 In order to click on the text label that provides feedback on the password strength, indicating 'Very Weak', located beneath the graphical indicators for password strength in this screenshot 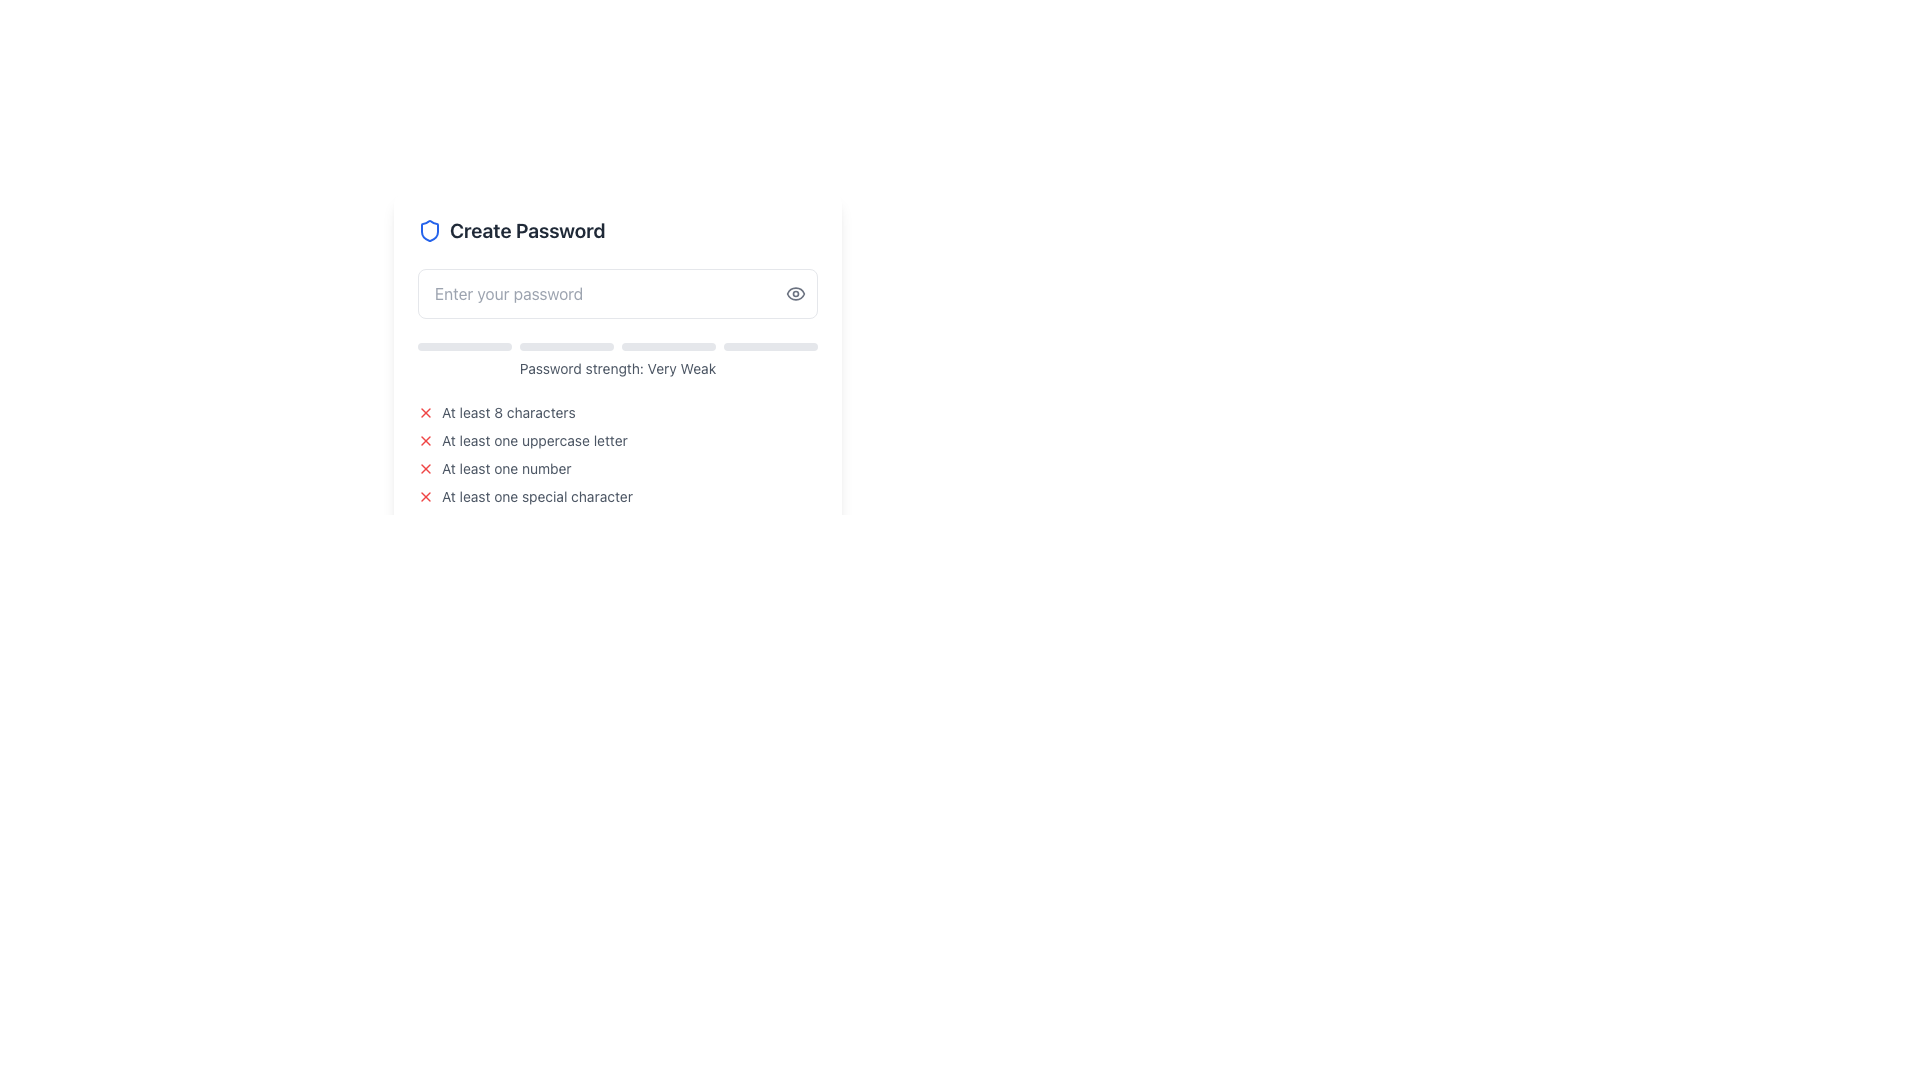, I will do `click(617, 369)`.